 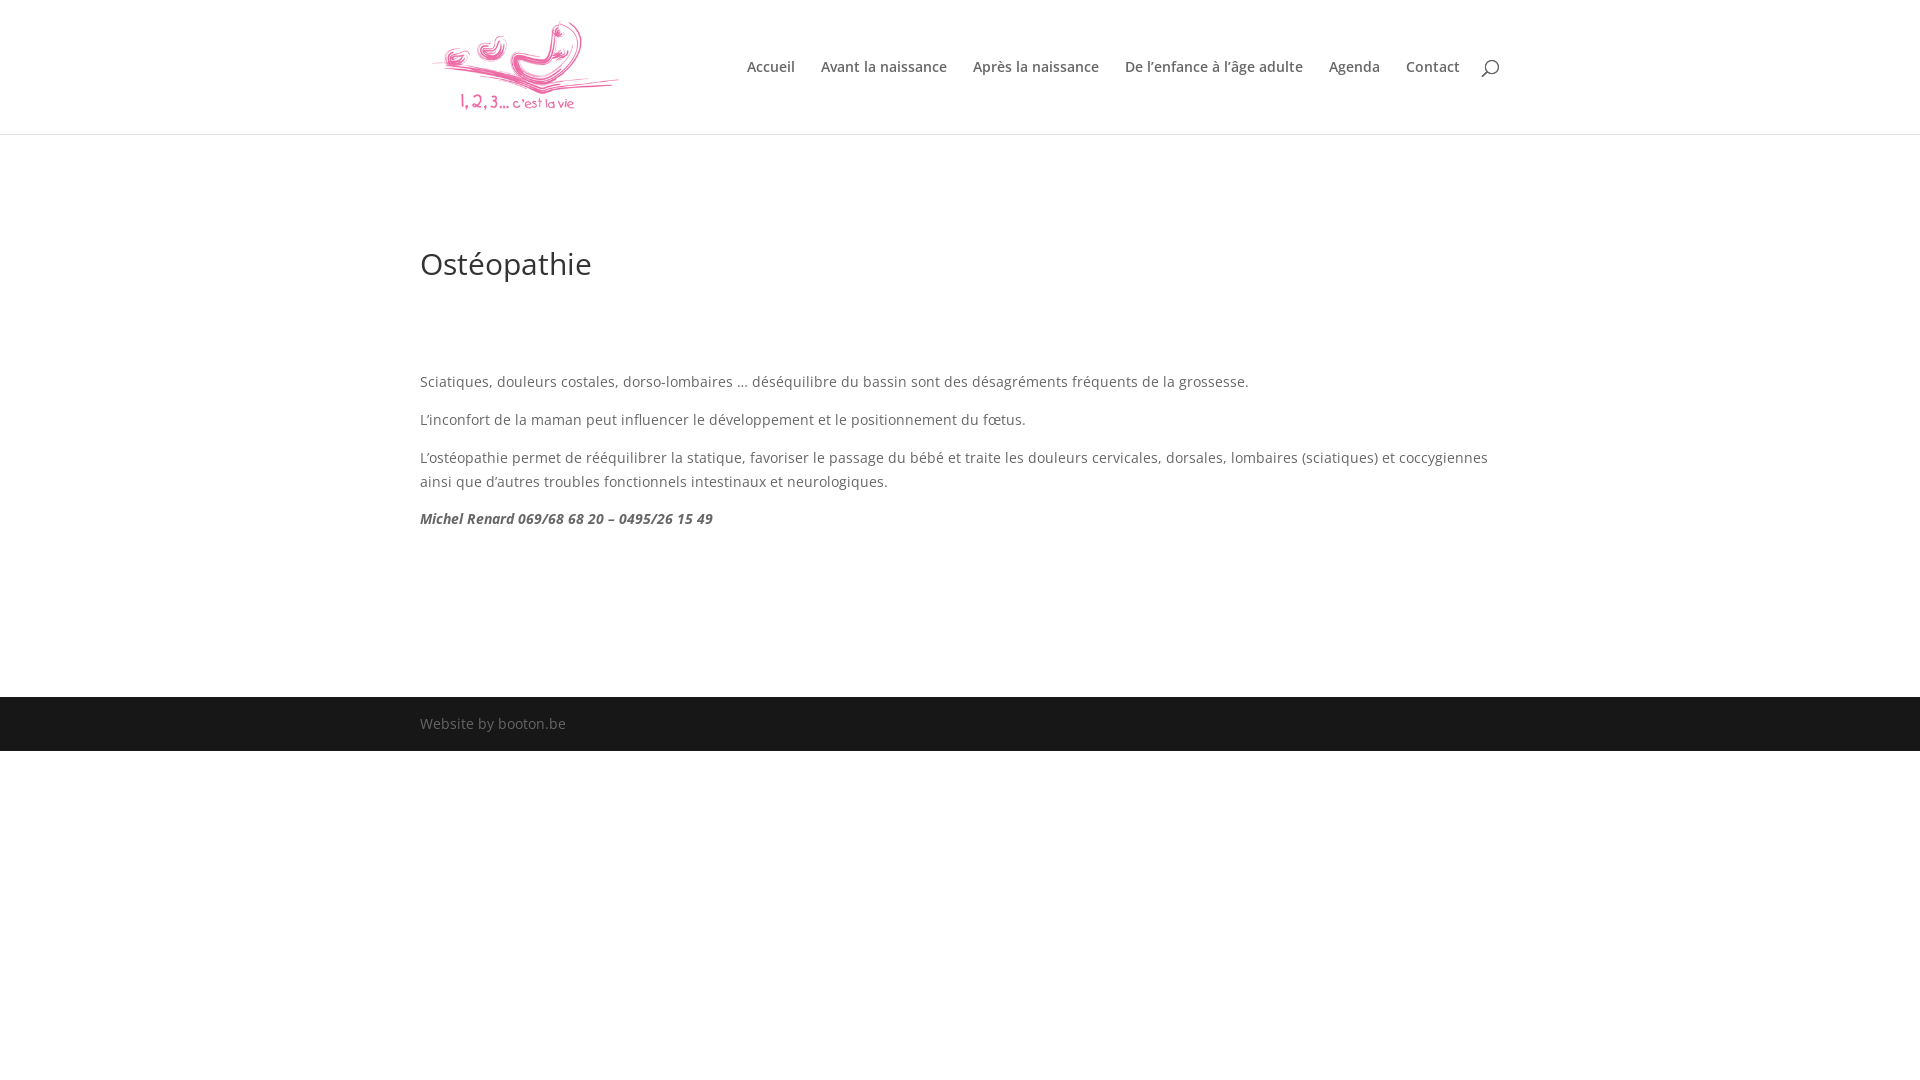 I want to click on 'Avant la naissance', so click(x=882, y=96).